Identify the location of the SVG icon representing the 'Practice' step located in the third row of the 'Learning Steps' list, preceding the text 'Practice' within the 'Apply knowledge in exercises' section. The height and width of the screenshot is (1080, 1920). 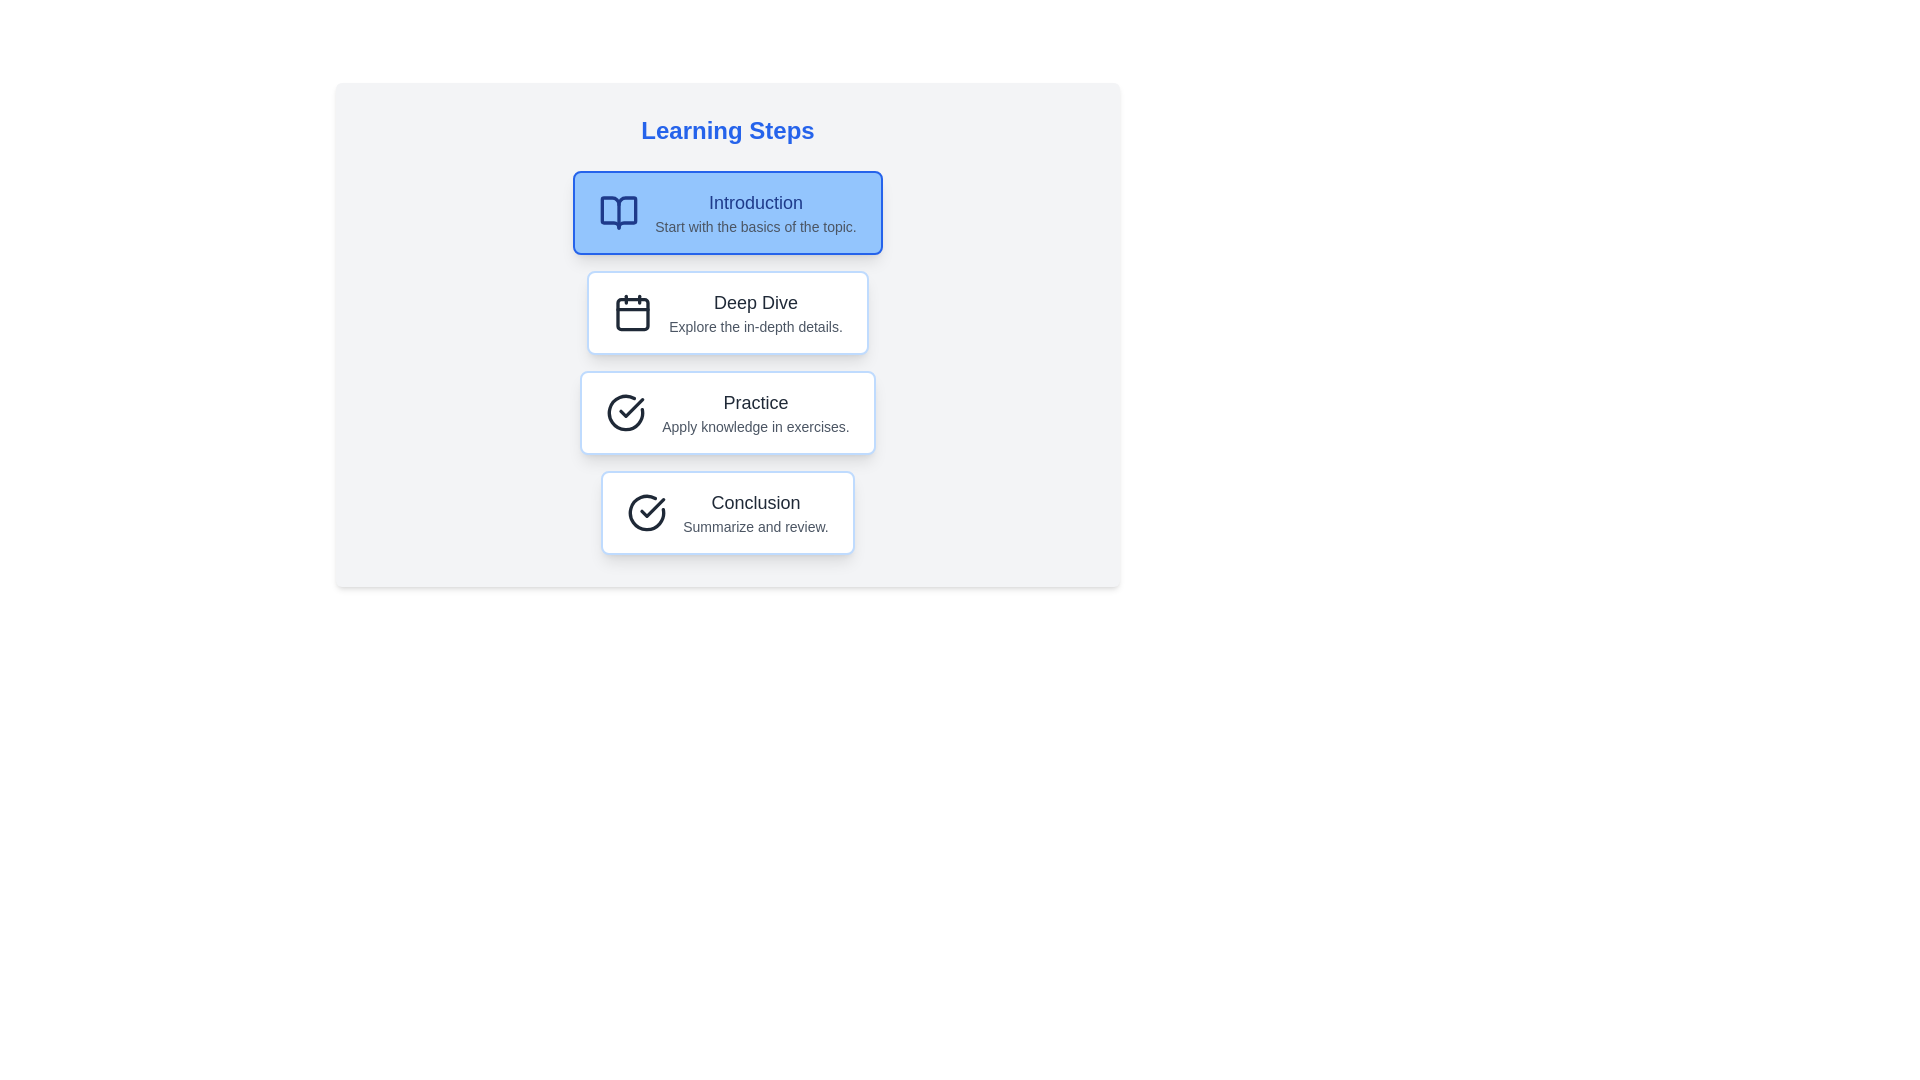
(625, 411).